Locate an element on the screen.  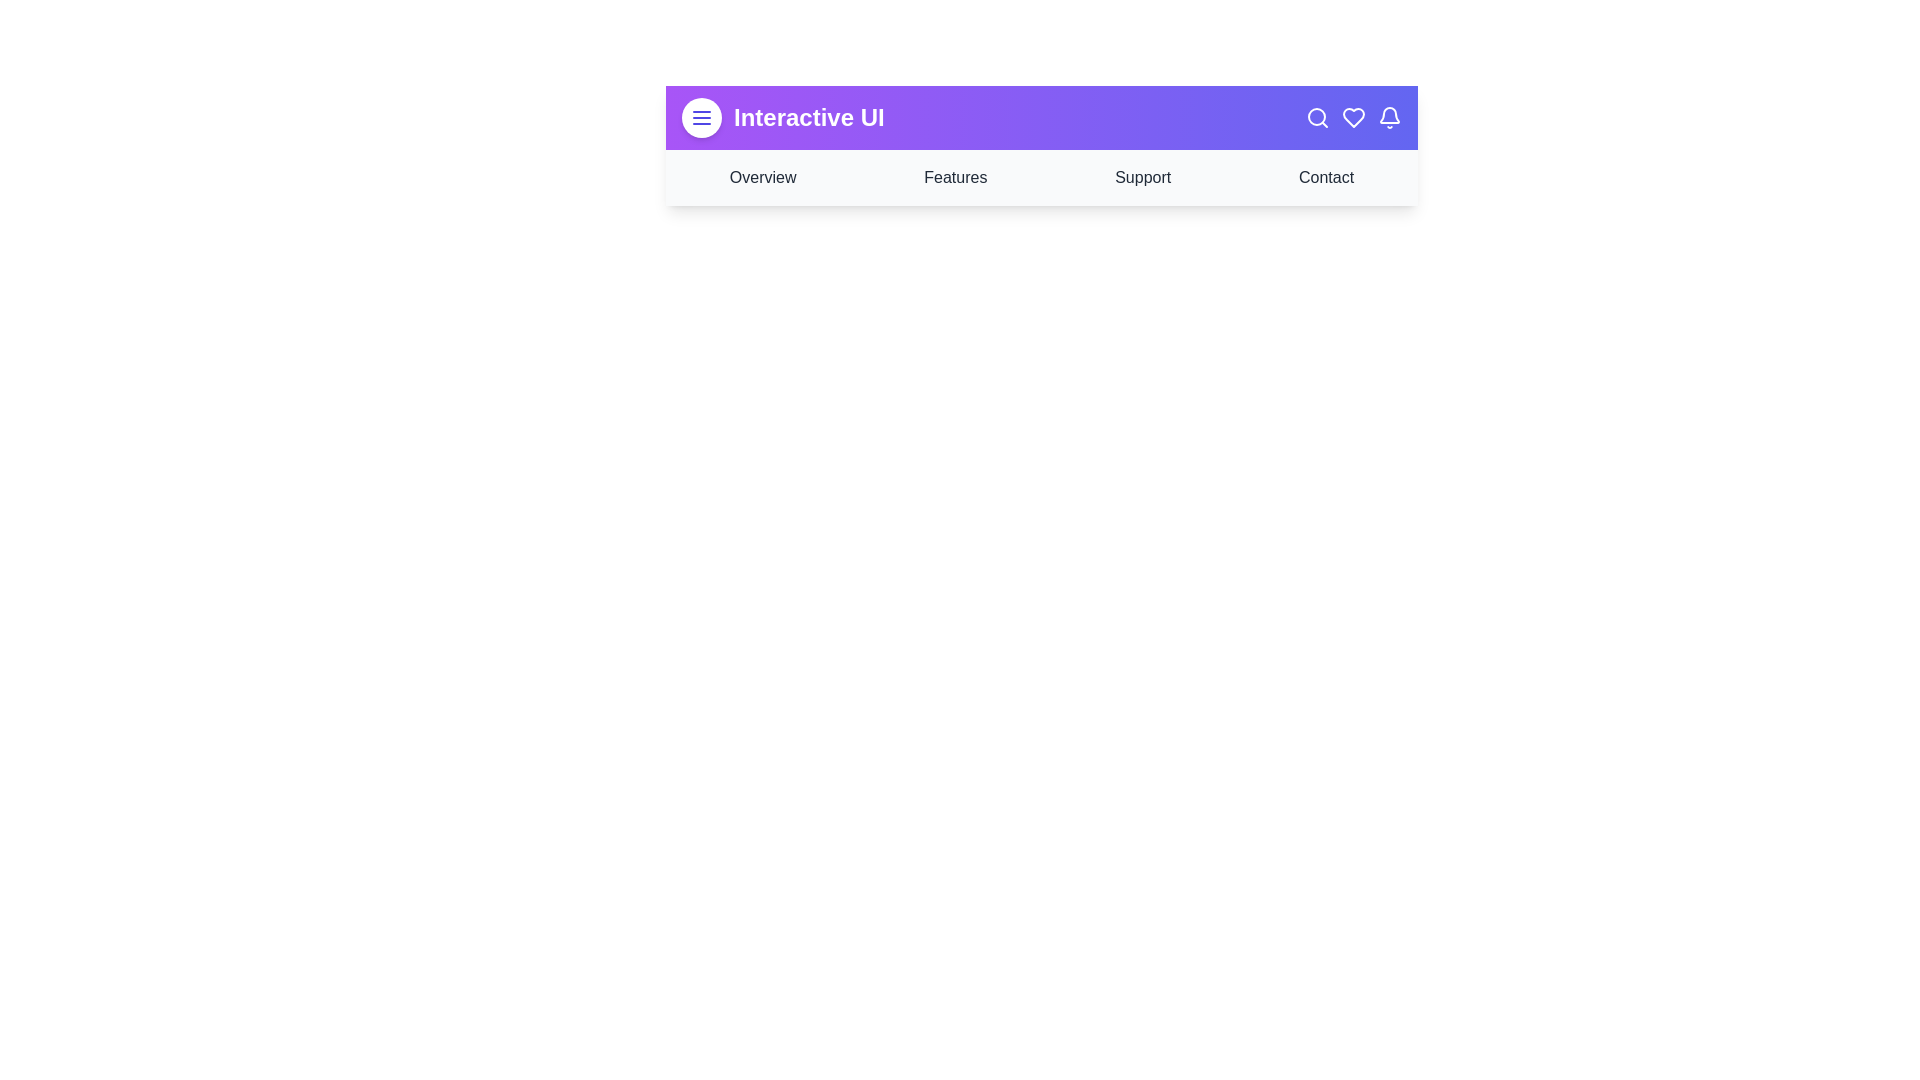
the heart icon in the app bar is located at coordinates (1353, 118).